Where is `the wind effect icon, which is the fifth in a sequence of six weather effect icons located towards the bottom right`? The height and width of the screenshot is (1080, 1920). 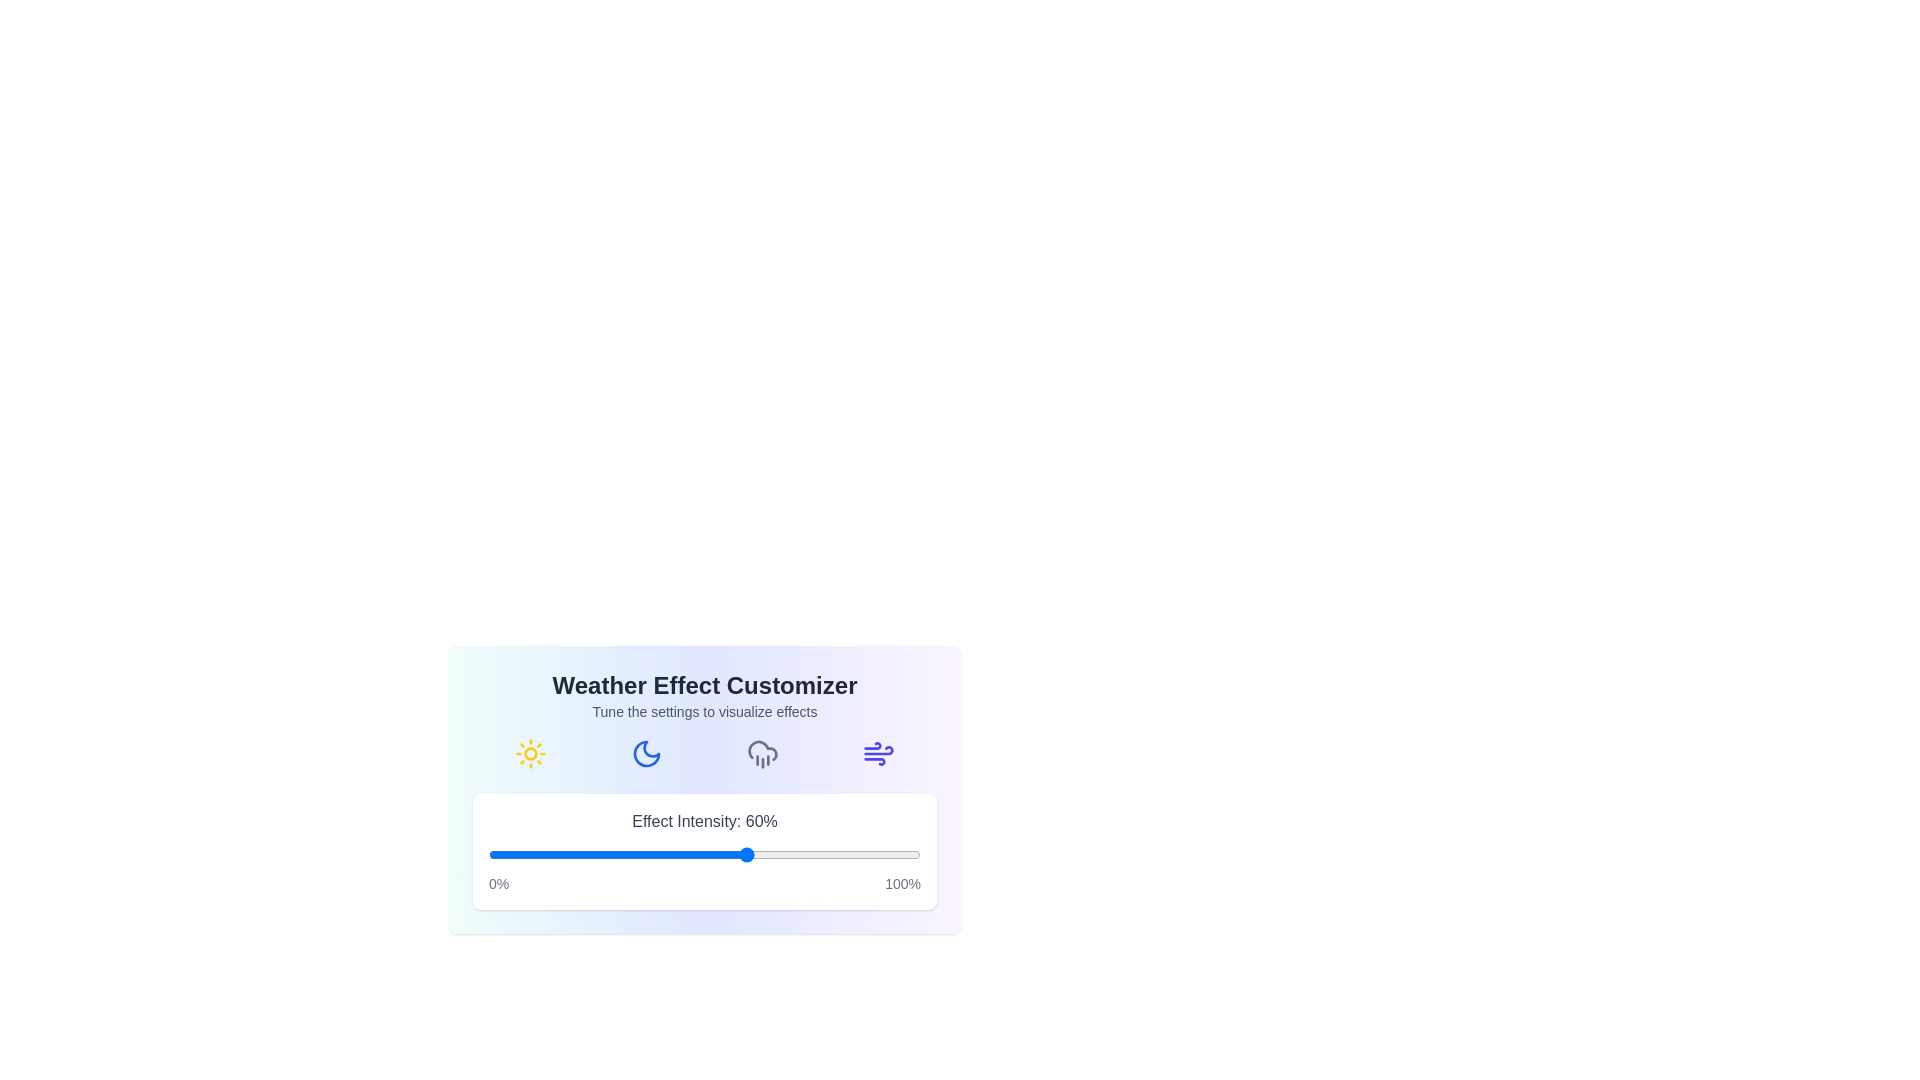
the wind effect icon, which is the fifth in a sequence of six weather effect icons located towards the bottom right is located at coordinates (878, 753).